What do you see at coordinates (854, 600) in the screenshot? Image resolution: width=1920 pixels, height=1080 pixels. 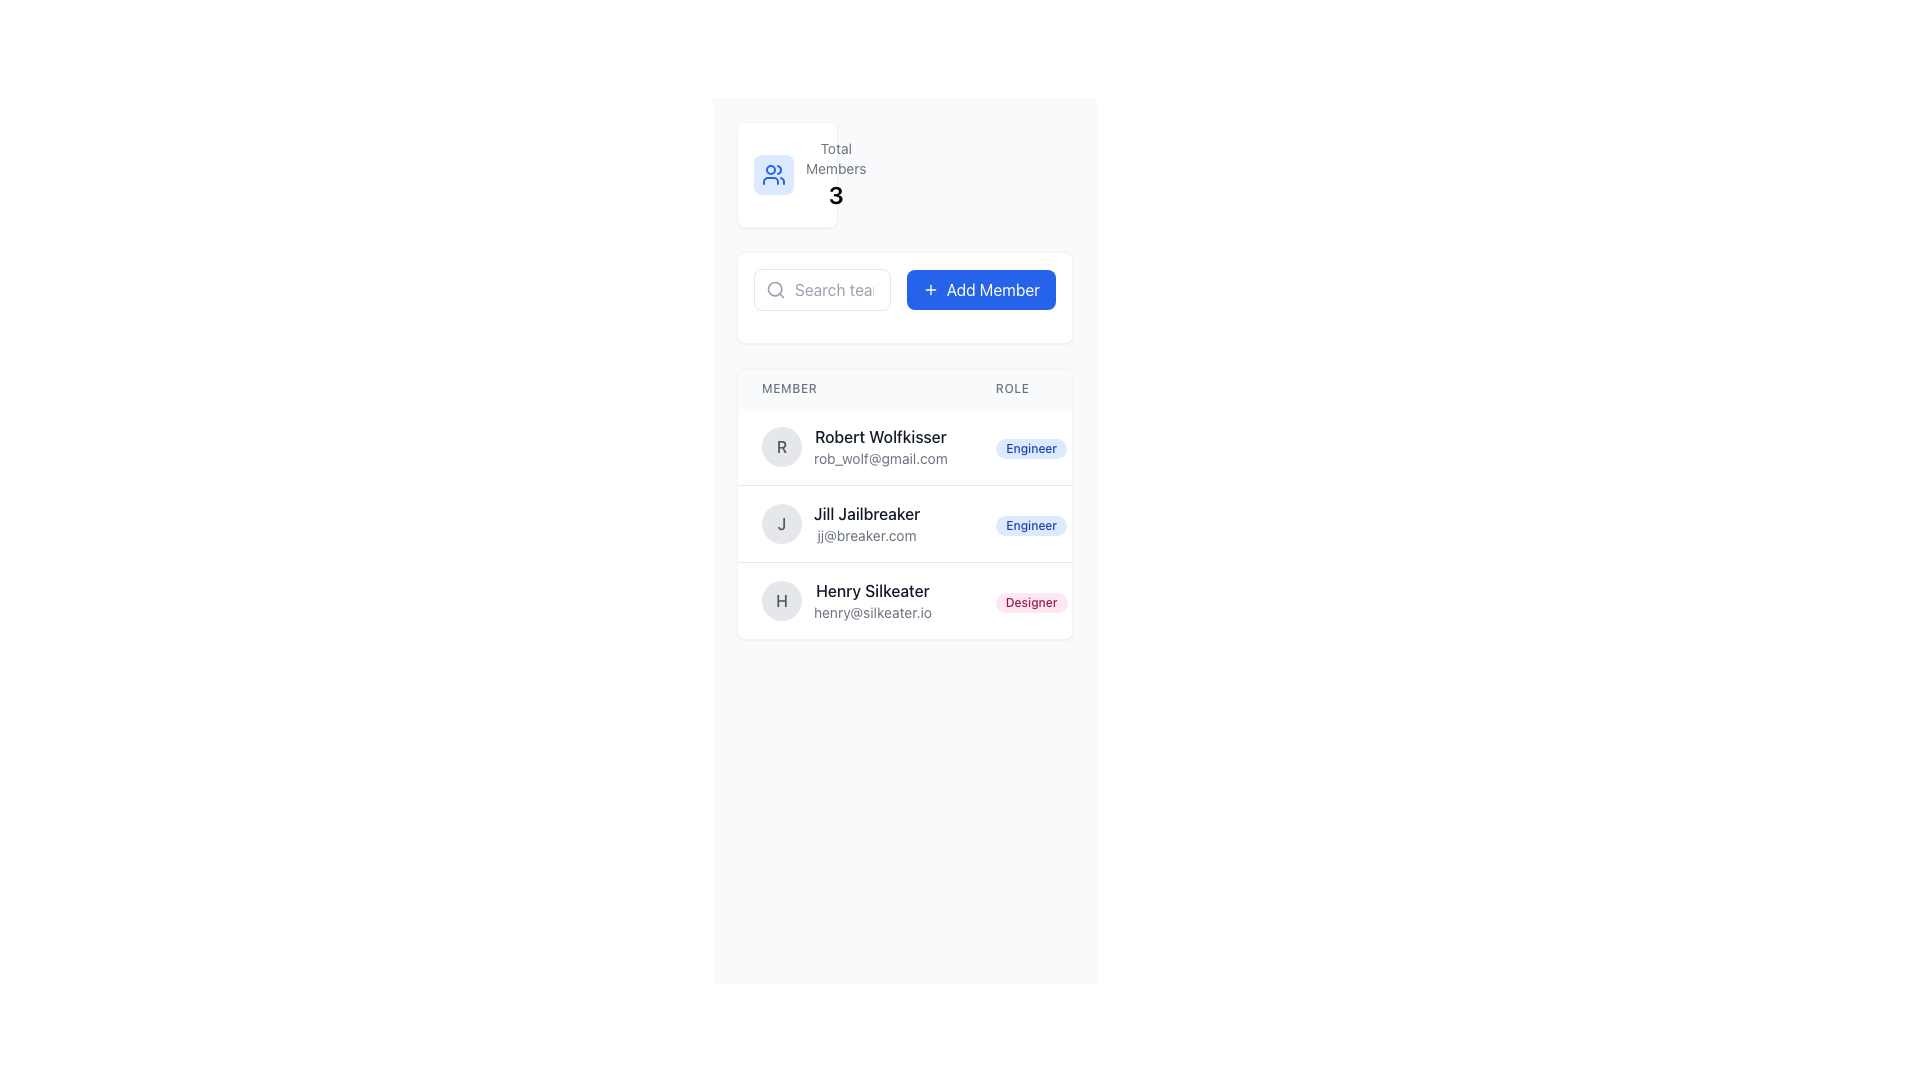 I see `the list item representing the user profile for 'Henry Silkeater', which consists of a circular profile icon with an 'H' and the name and email text adjacent to it` at bounding box center [854, 600].